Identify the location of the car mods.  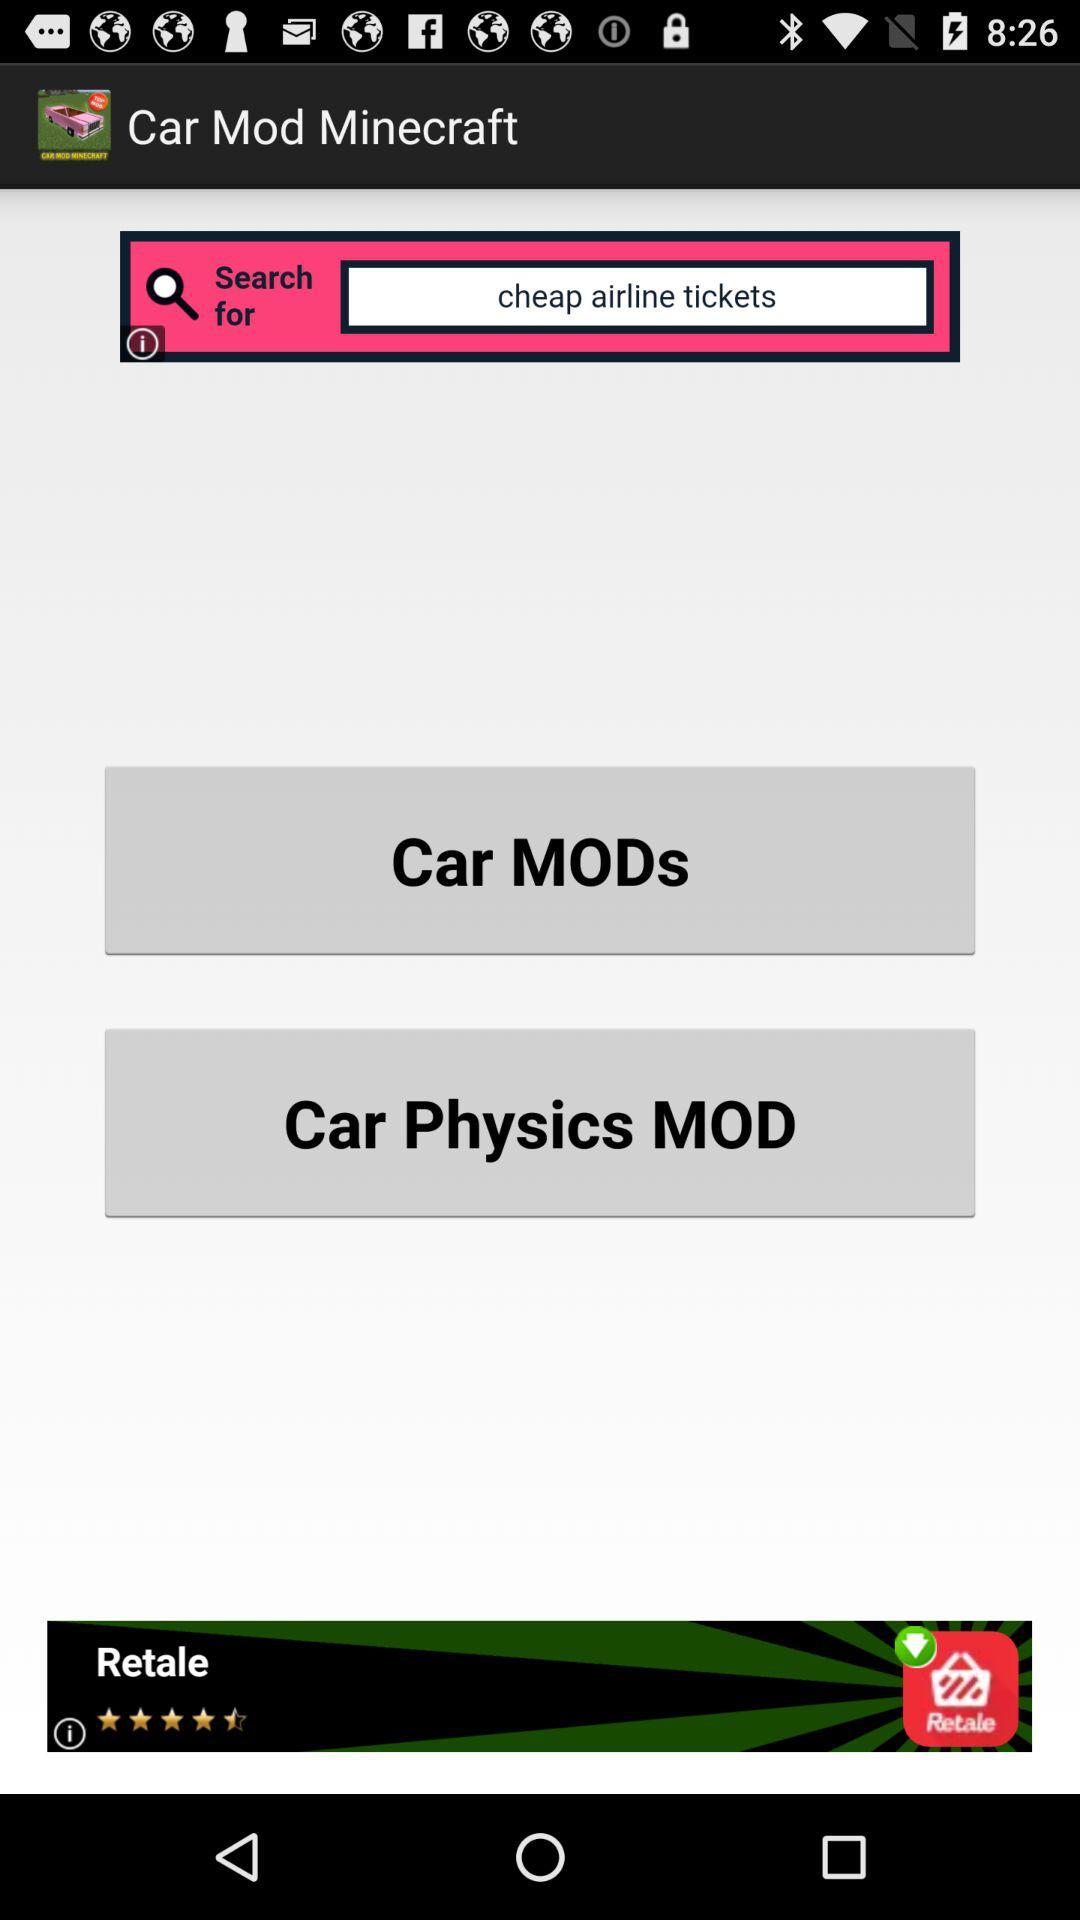
(540, 860).